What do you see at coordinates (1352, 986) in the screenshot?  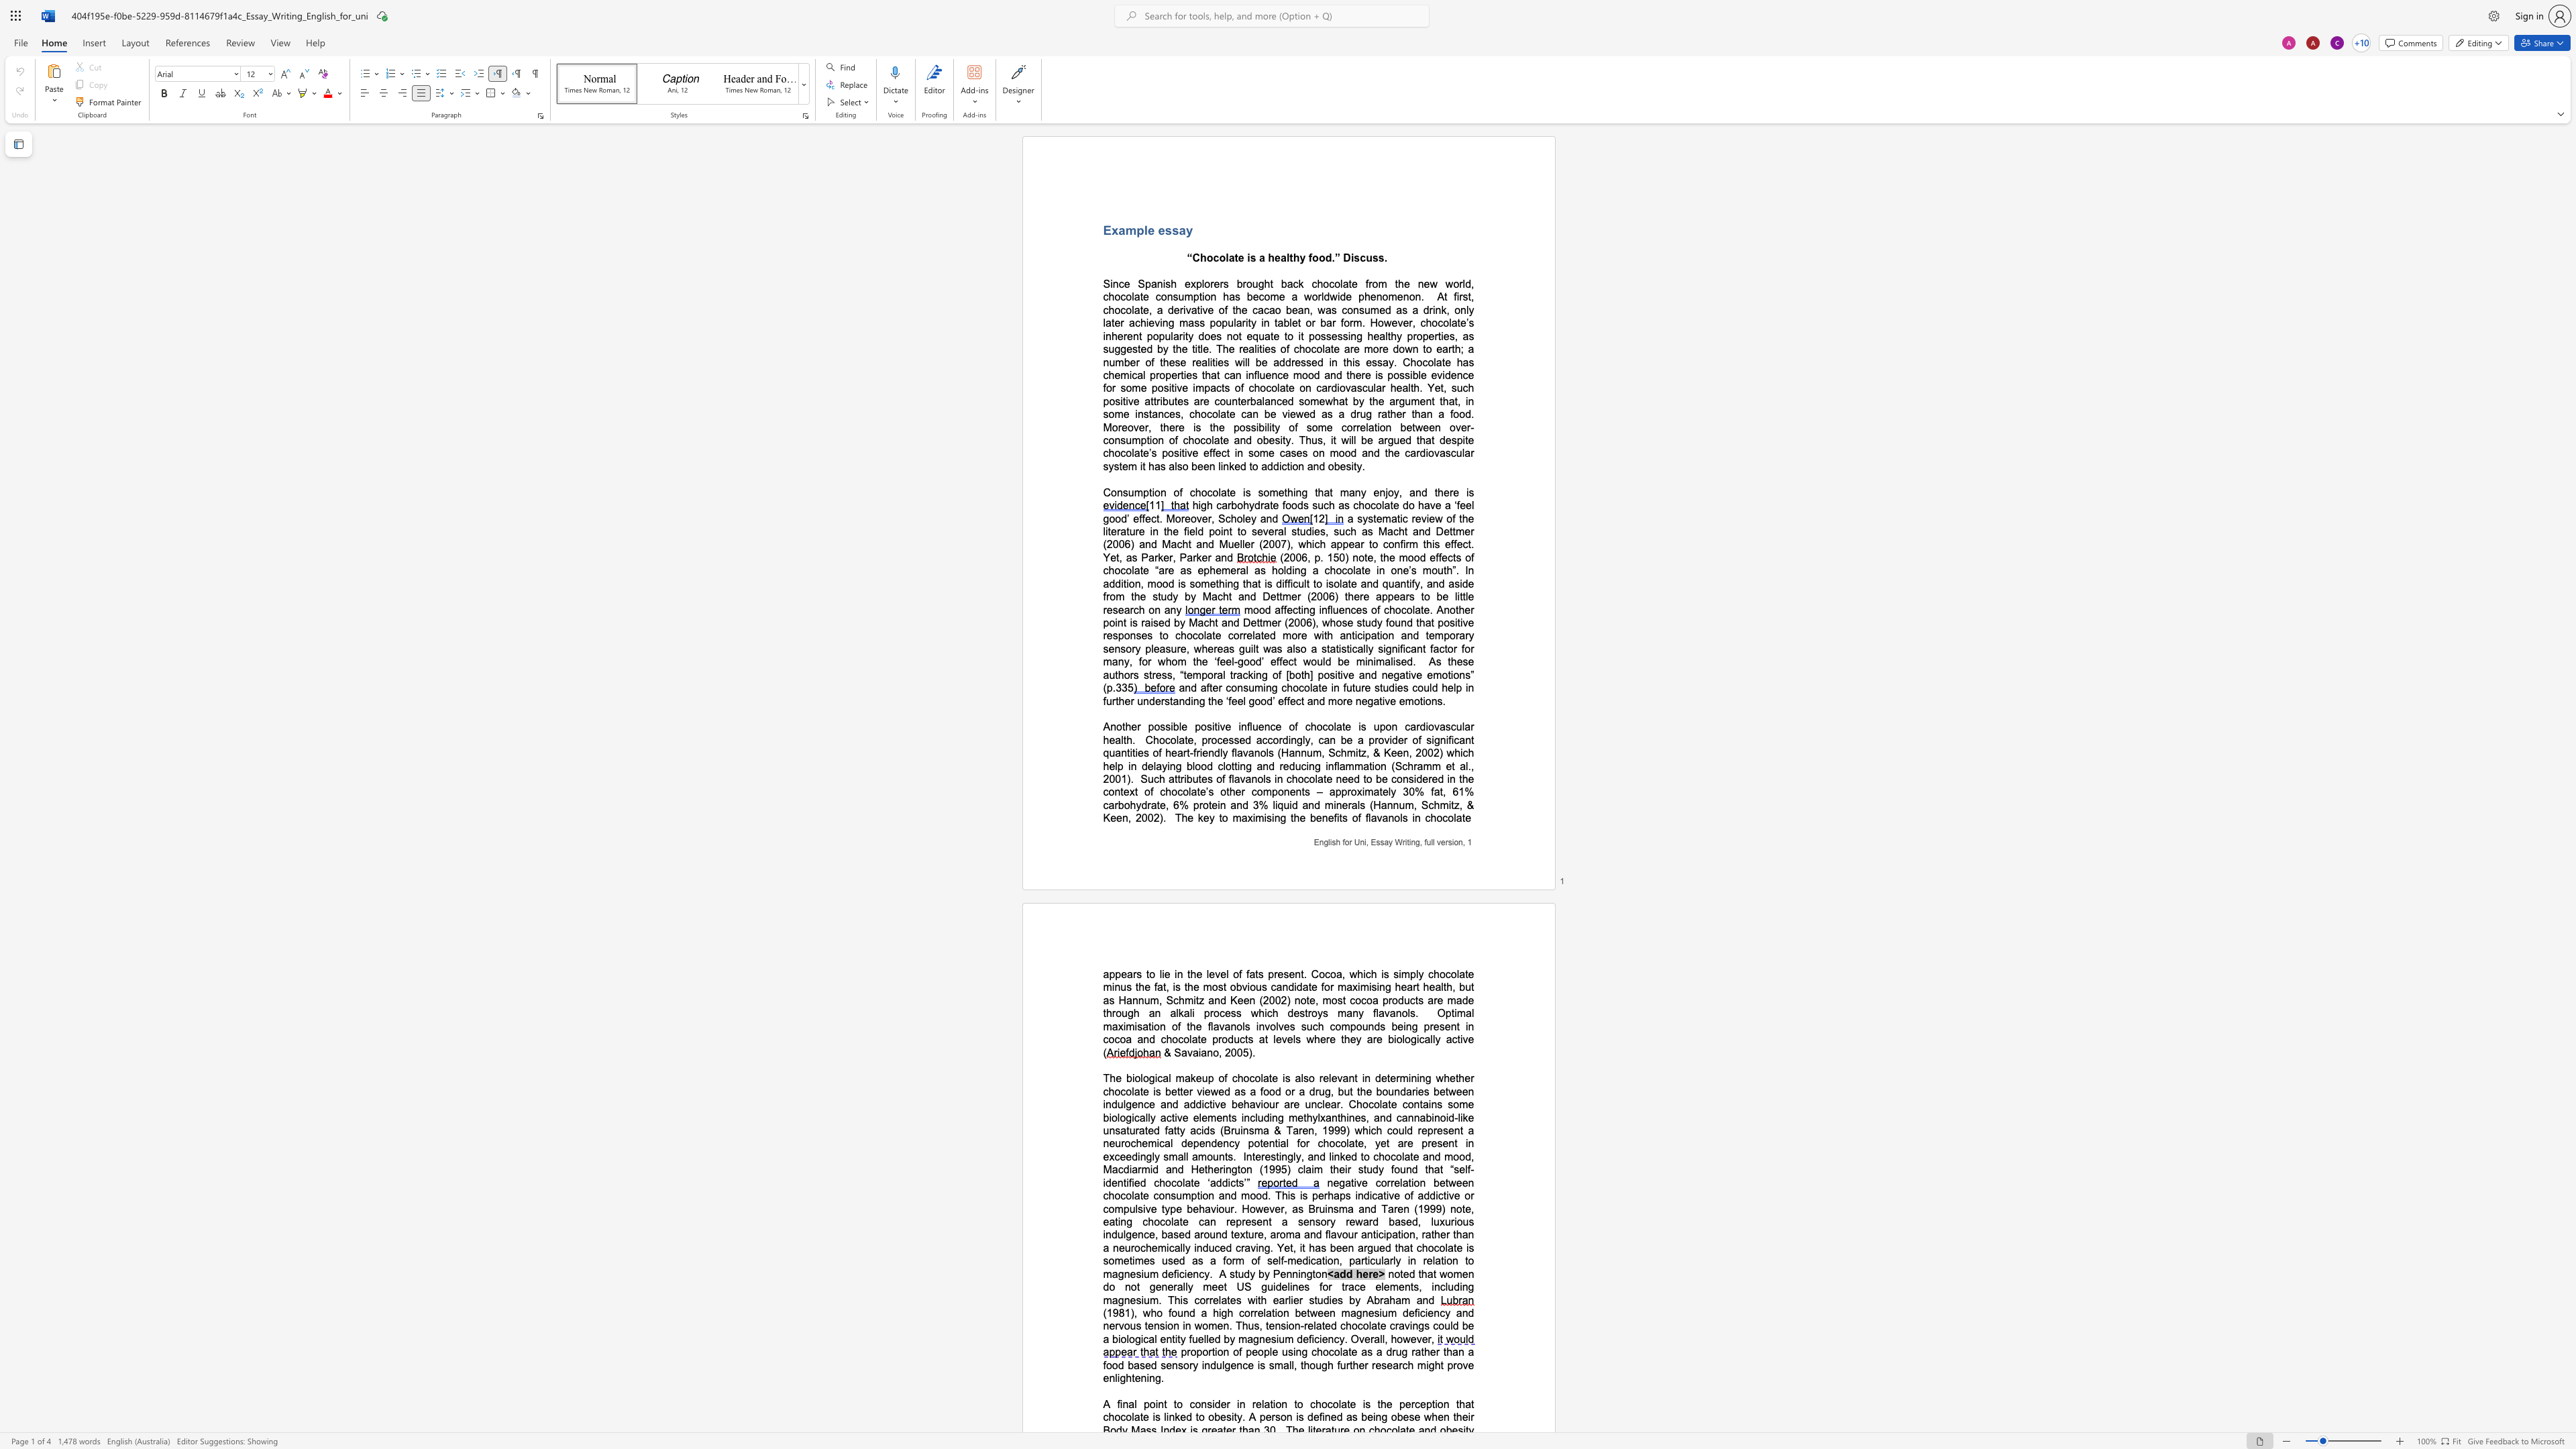 I see `the space between the continuous character "a" and "x" in the text` at bounding box center [1352, 986].